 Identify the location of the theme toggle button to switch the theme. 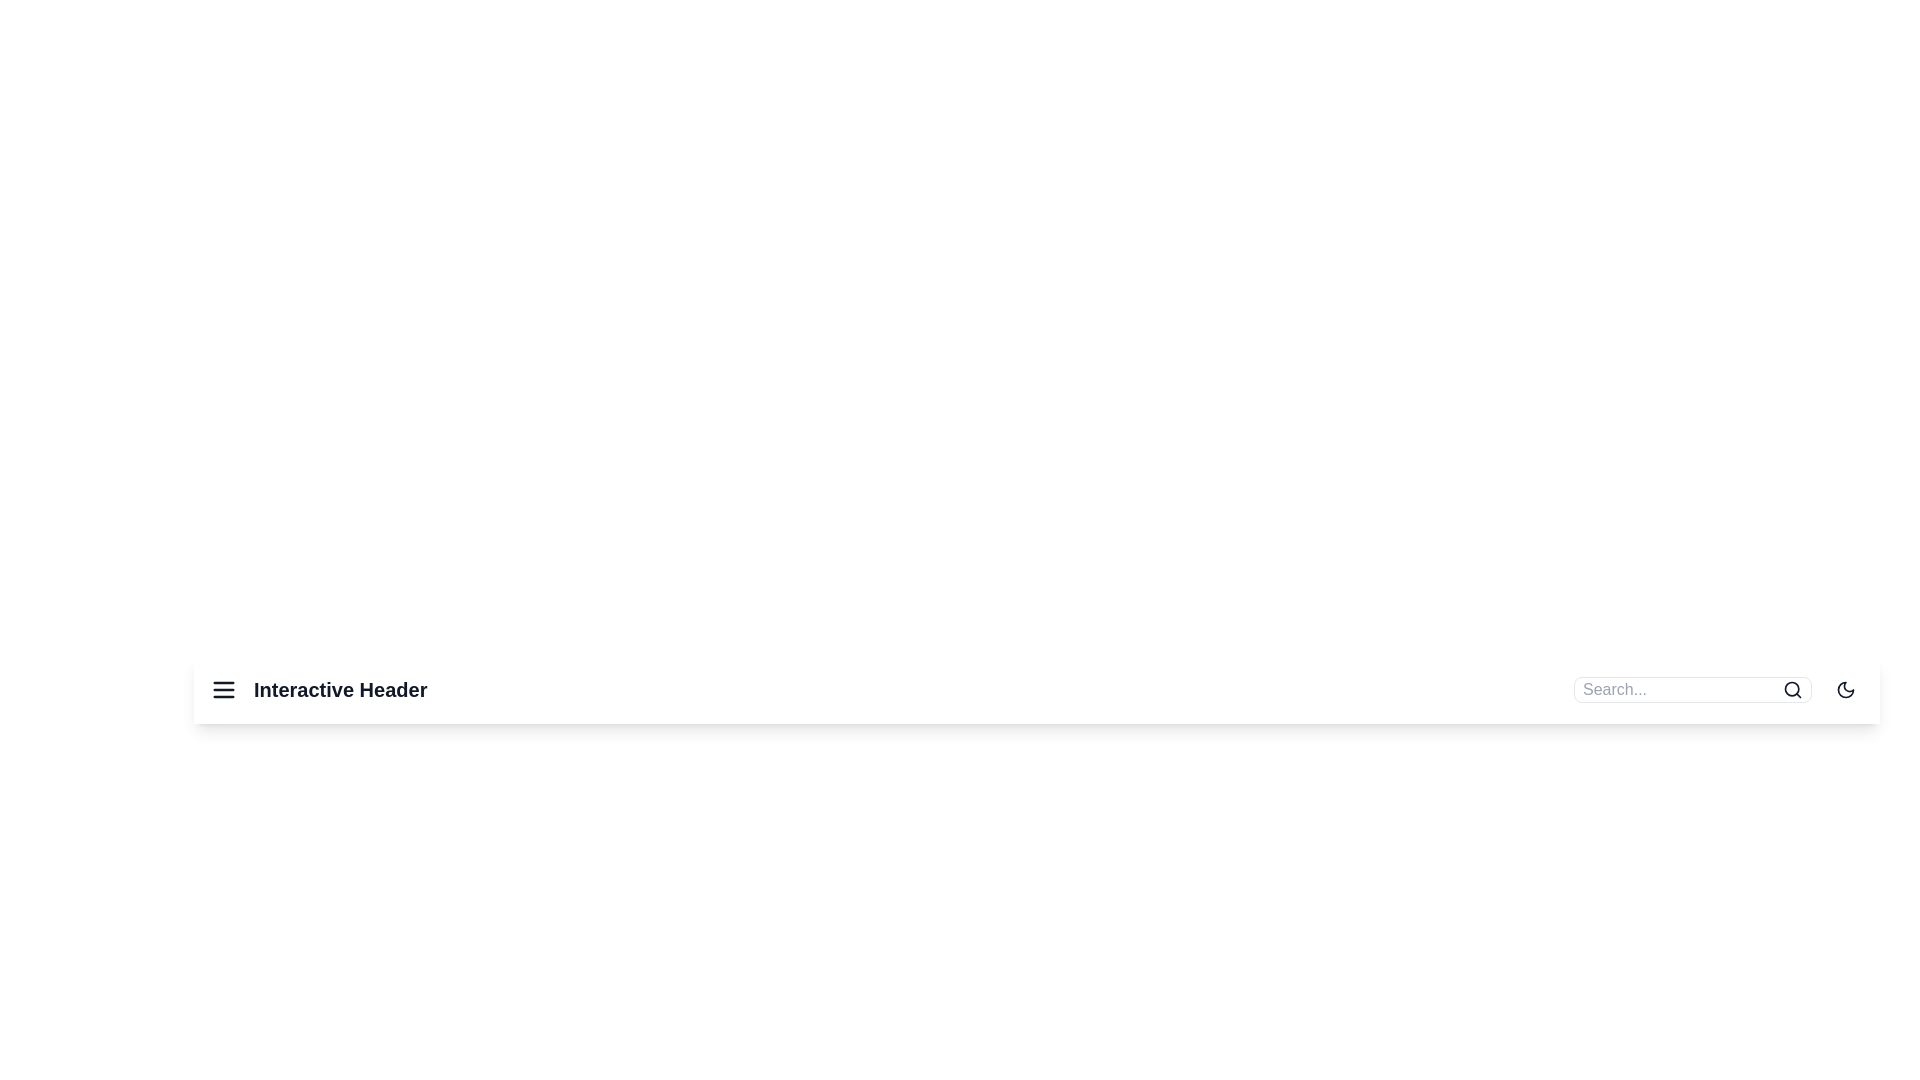
(1845, 689).